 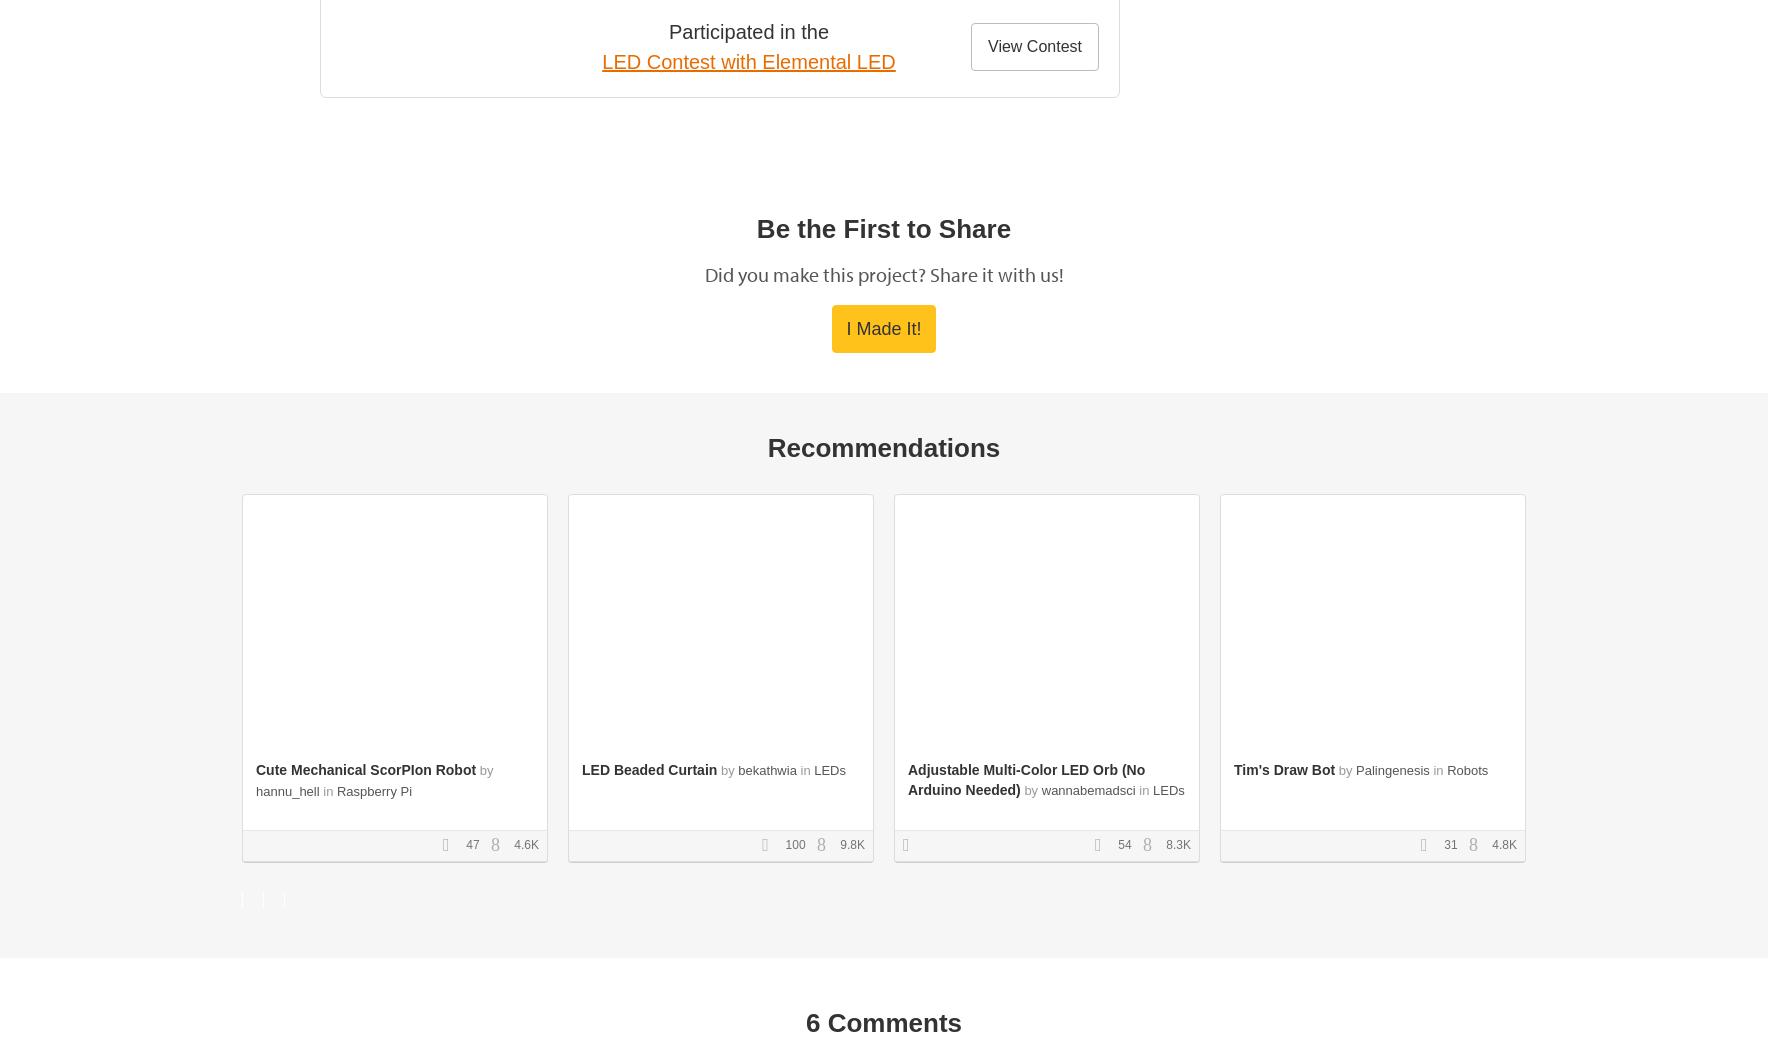 I want to click on 'bekathwia', so click(x=766, y=769).